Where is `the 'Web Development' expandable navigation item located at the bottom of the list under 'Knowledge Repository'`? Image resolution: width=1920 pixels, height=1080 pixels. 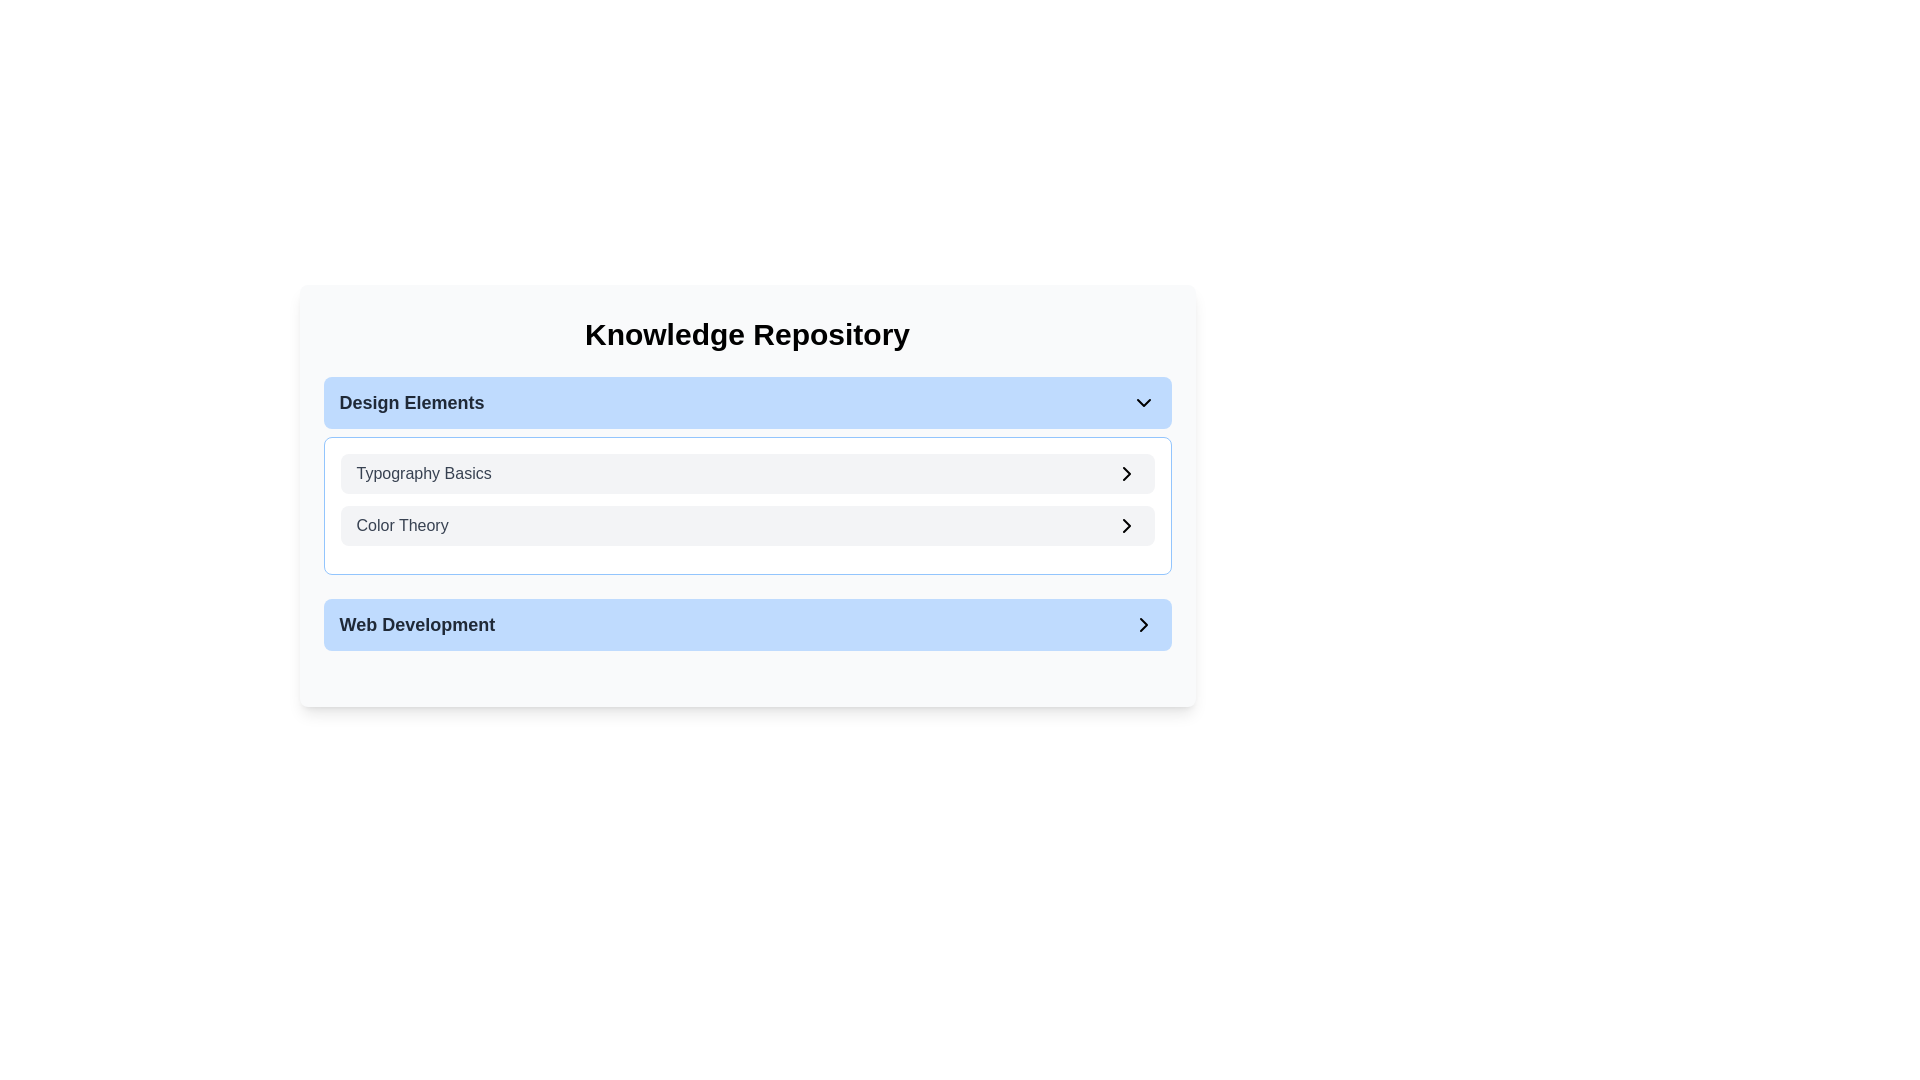 the 'Web Development' expandable navigation item located at the bottom of the list under 'Knowledge Repository' is located at coordinates (746, 623).